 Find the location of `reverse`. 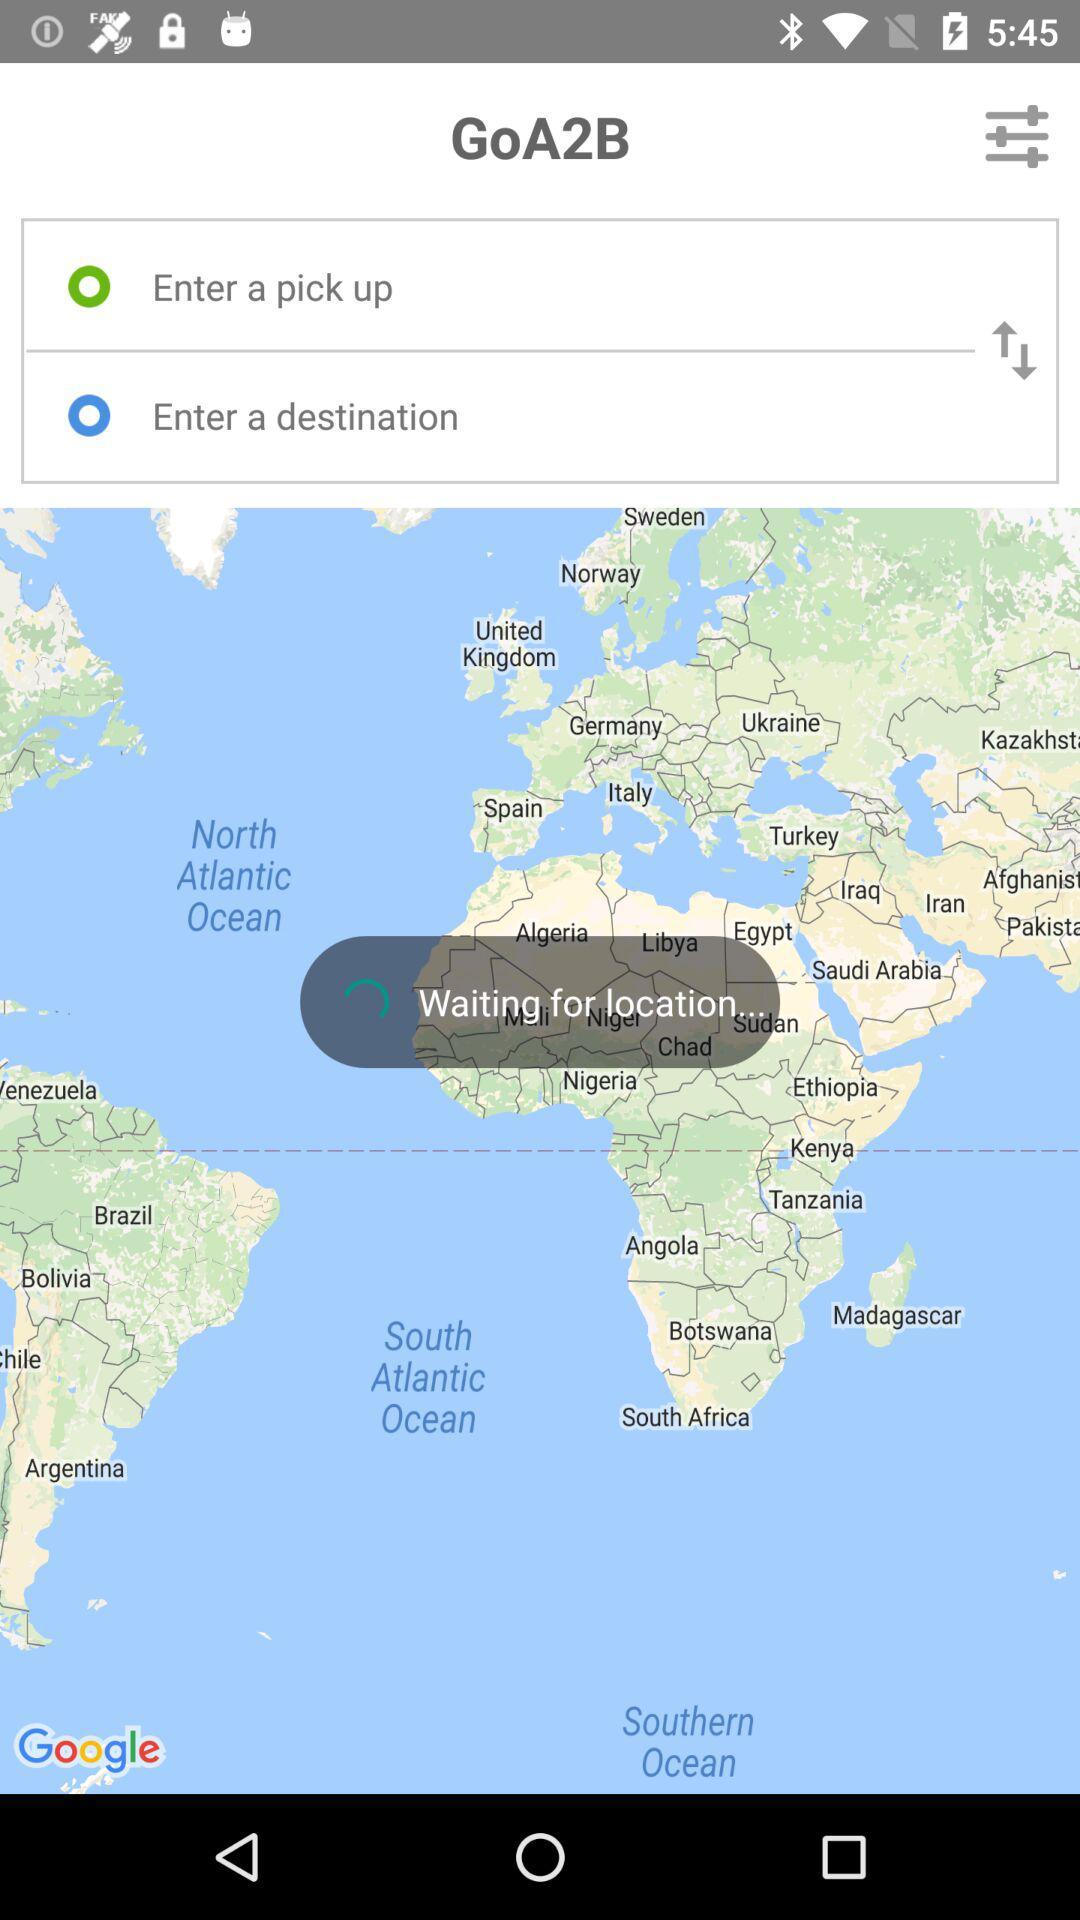

reverse is located at coordinates (1014, 350).